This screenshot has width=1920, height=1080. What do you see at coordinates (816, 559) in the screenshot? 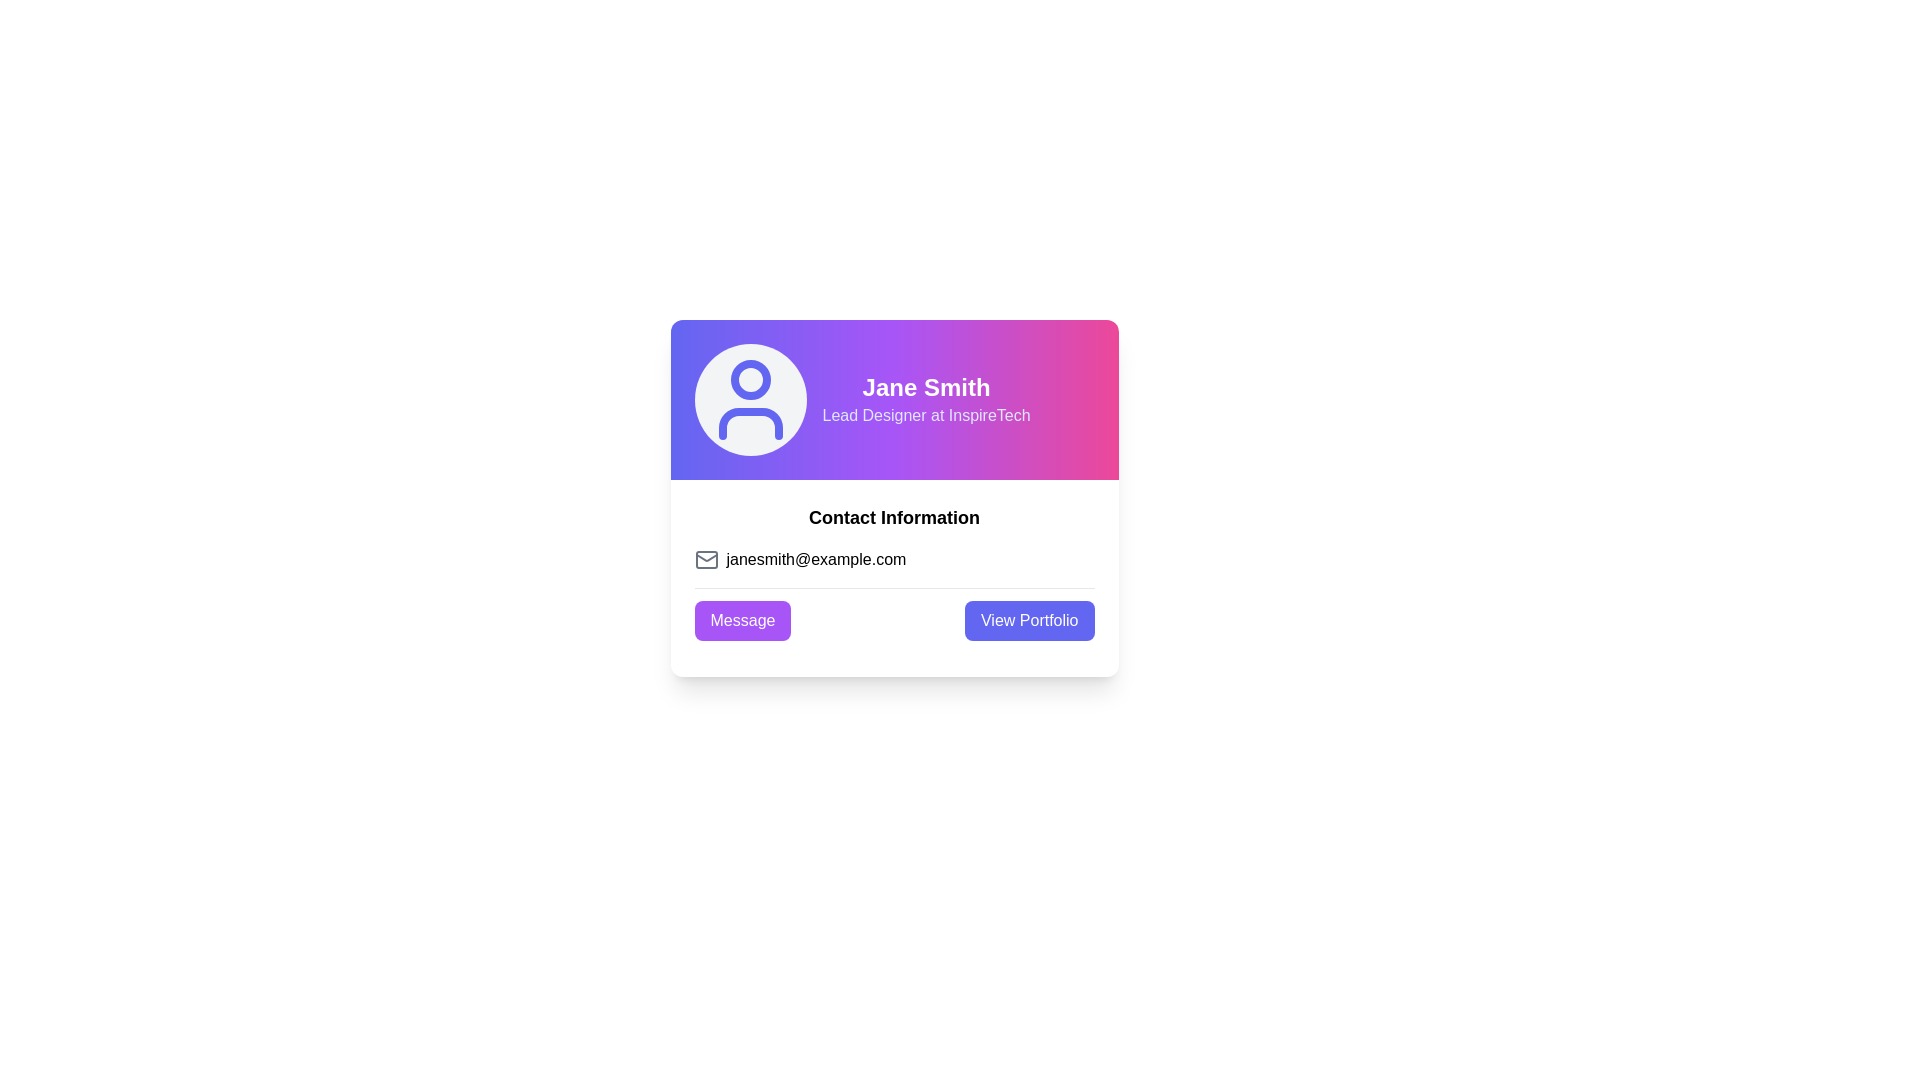
I see `the email address 'janesmith@example.com' which is located to the right of the envelope icon in the 'Contact Information' section` at bounding box center [816, 559].